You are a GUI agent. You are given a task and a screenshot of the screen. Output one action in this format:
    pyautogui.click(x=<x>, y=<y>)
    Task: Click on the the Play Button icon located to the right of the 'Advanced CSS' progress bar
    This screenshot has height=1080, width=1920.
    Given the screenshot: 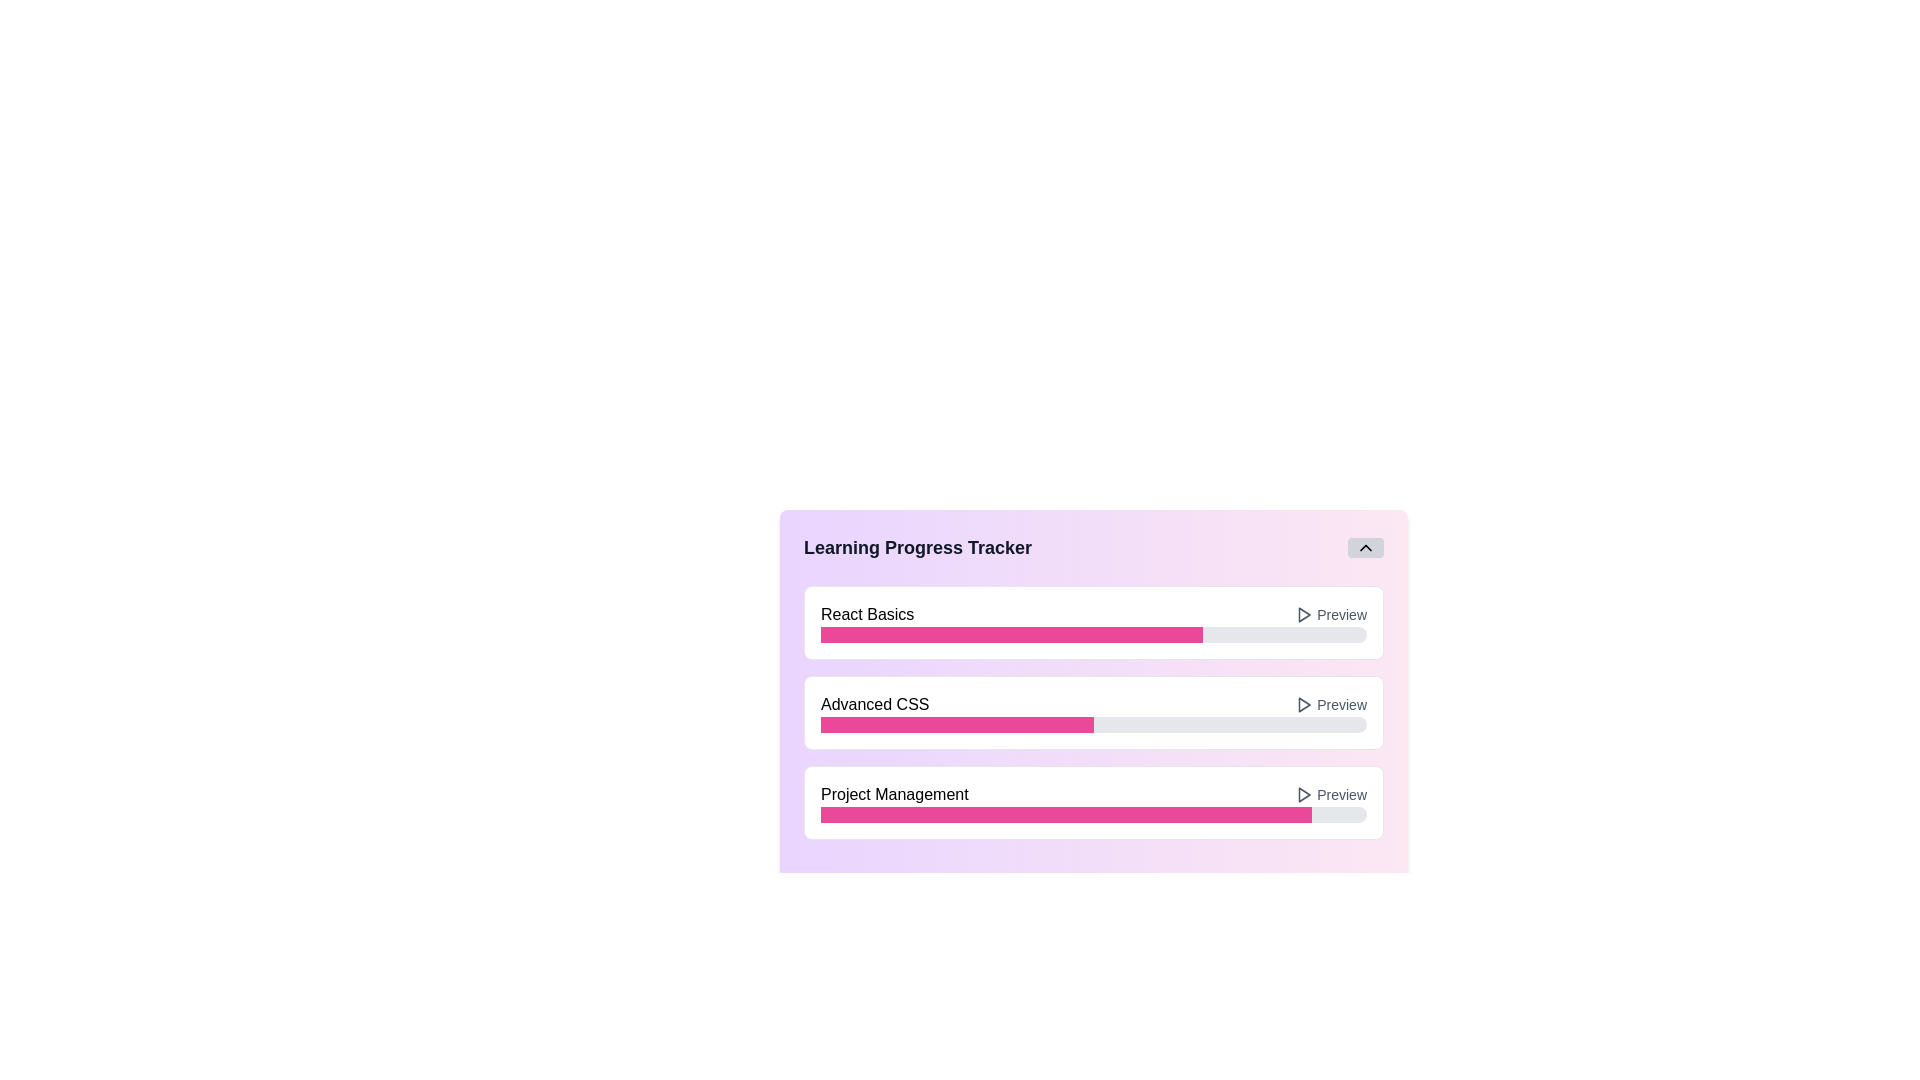 What is the action you would take?
    pyautogui.click(x=1305, y=704)
    